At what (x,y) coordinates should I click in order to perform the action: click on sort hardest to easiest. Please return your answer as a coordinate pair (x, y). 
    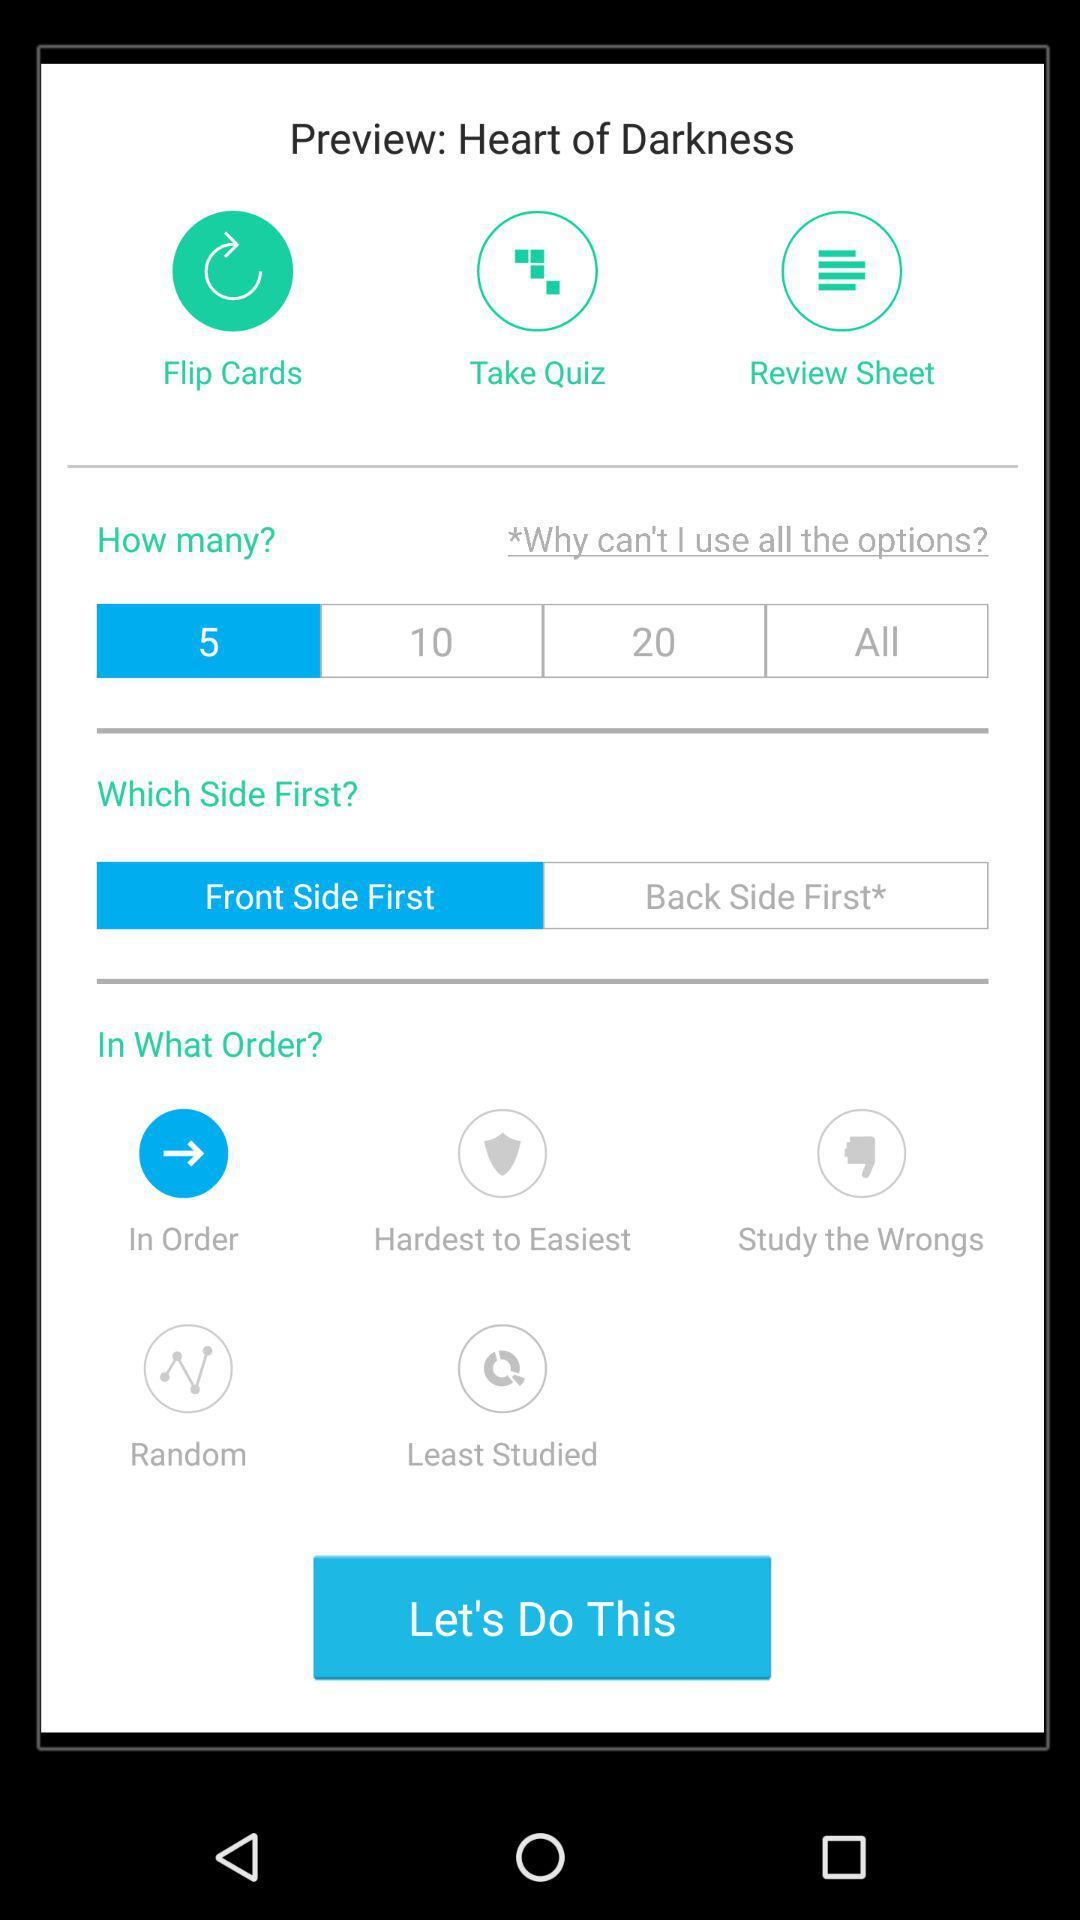
    Looking at the image, I should click on (501, 1153).